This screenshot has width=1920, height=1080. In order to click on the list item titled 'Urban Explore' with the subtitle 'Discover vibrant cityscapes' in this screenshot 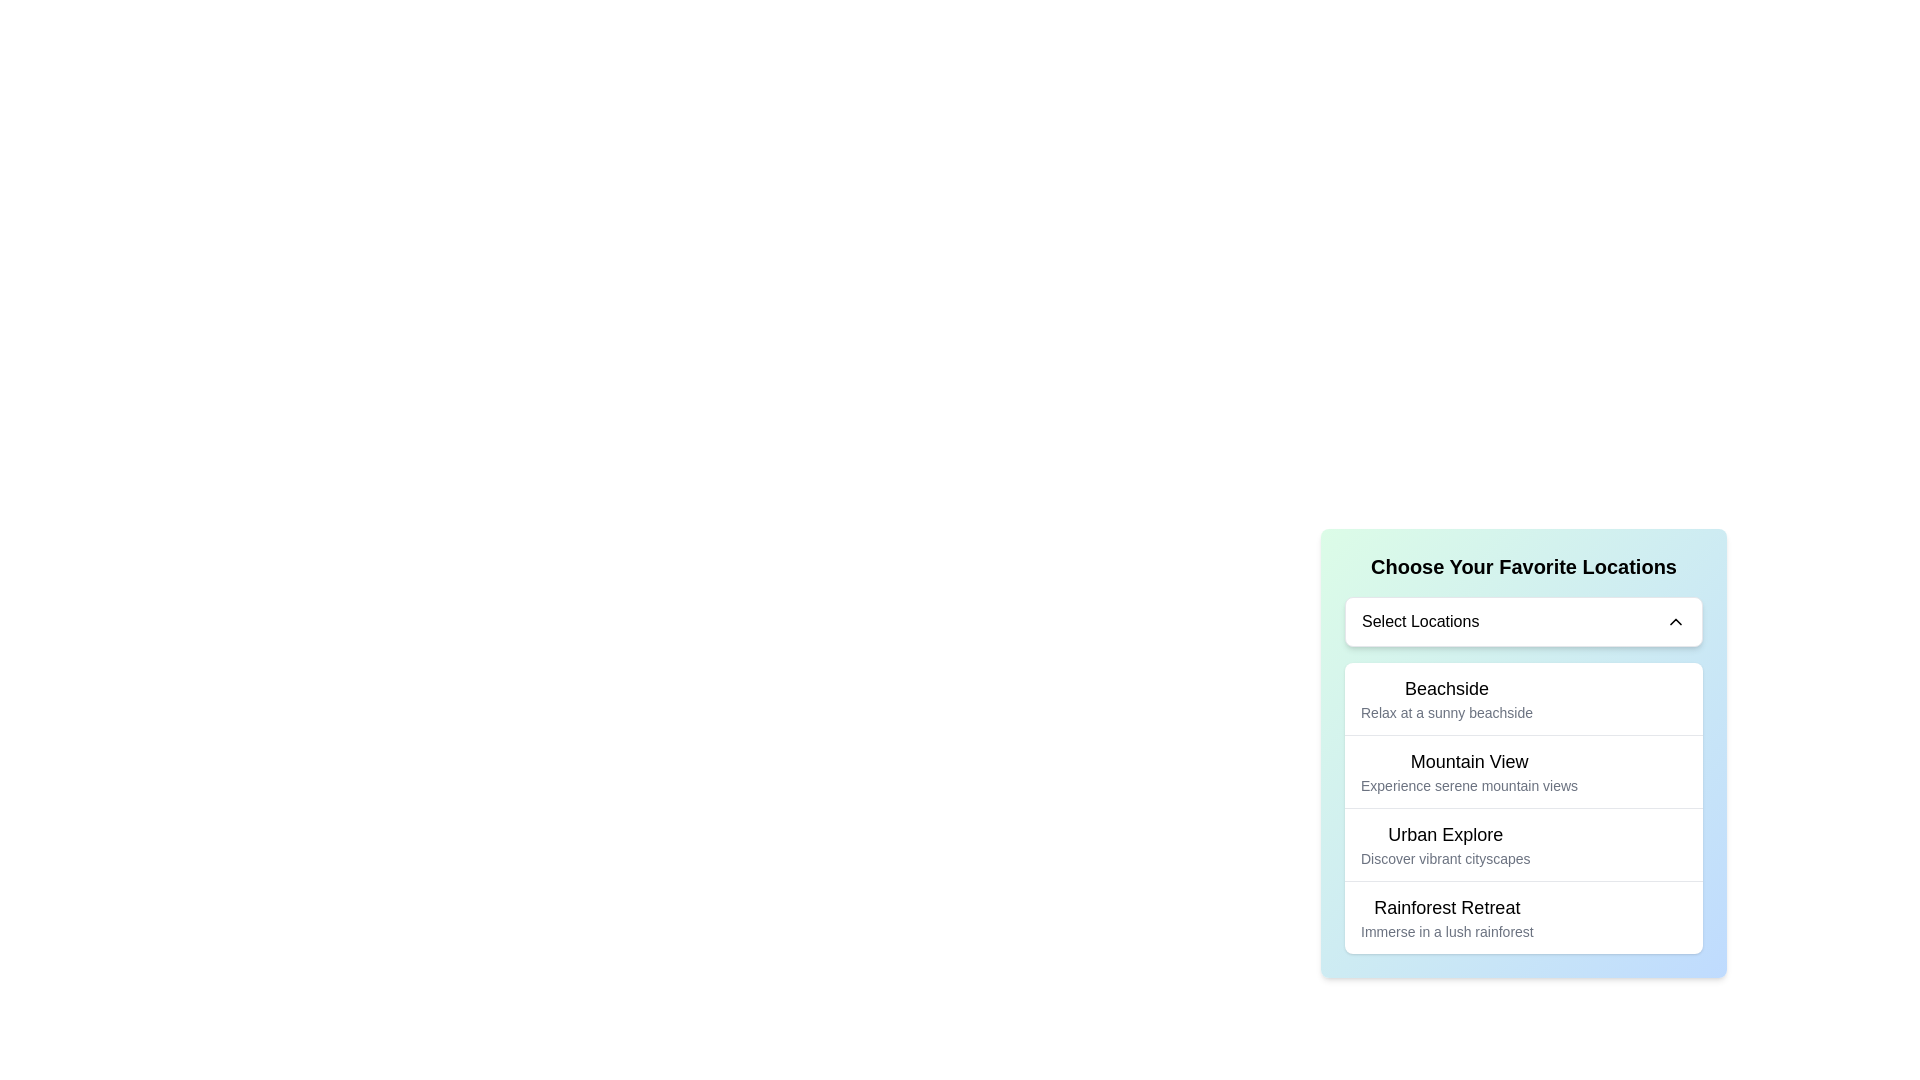, I will do `click(1522, 844)`.